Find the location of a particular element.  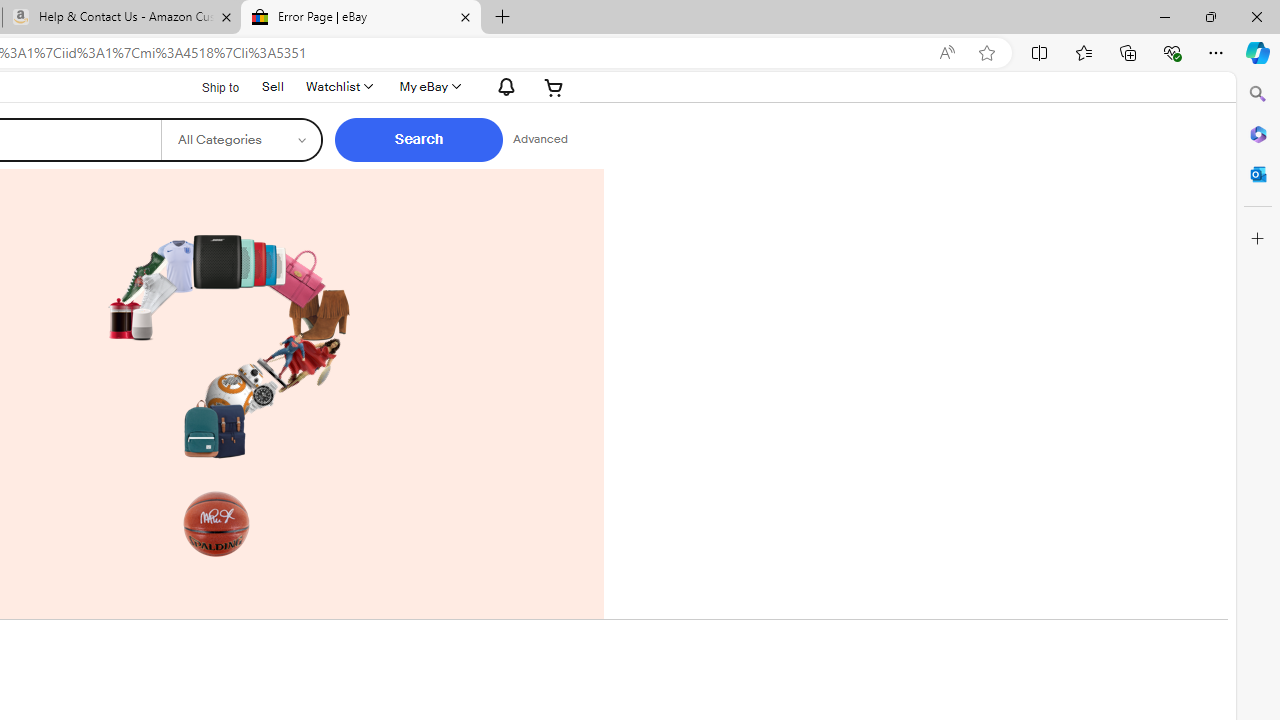

'Expand Cart' is located at coordinates (554, 85).